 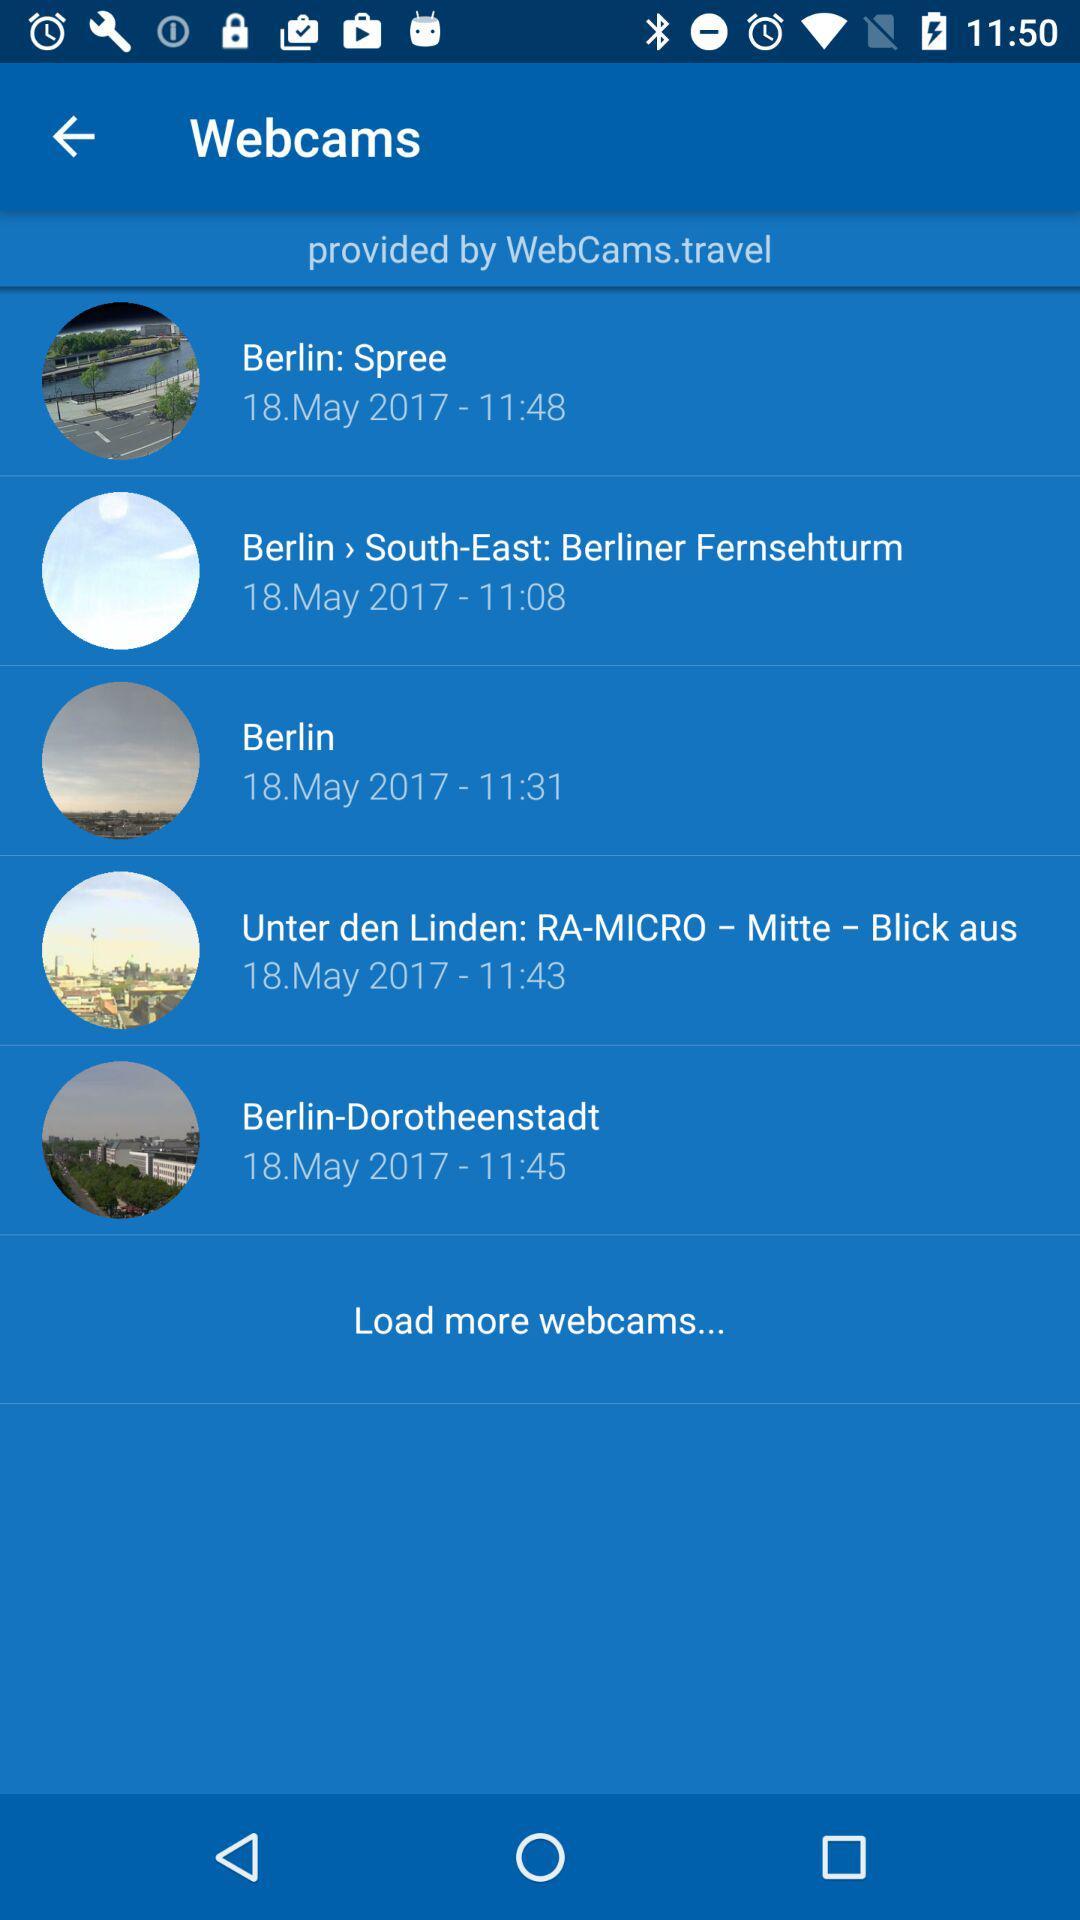 What do you see at coordinates (419, 1114) in the screenshot?
I see `the item below 18 may 2017 icon` at bounding box center [419, 1114].